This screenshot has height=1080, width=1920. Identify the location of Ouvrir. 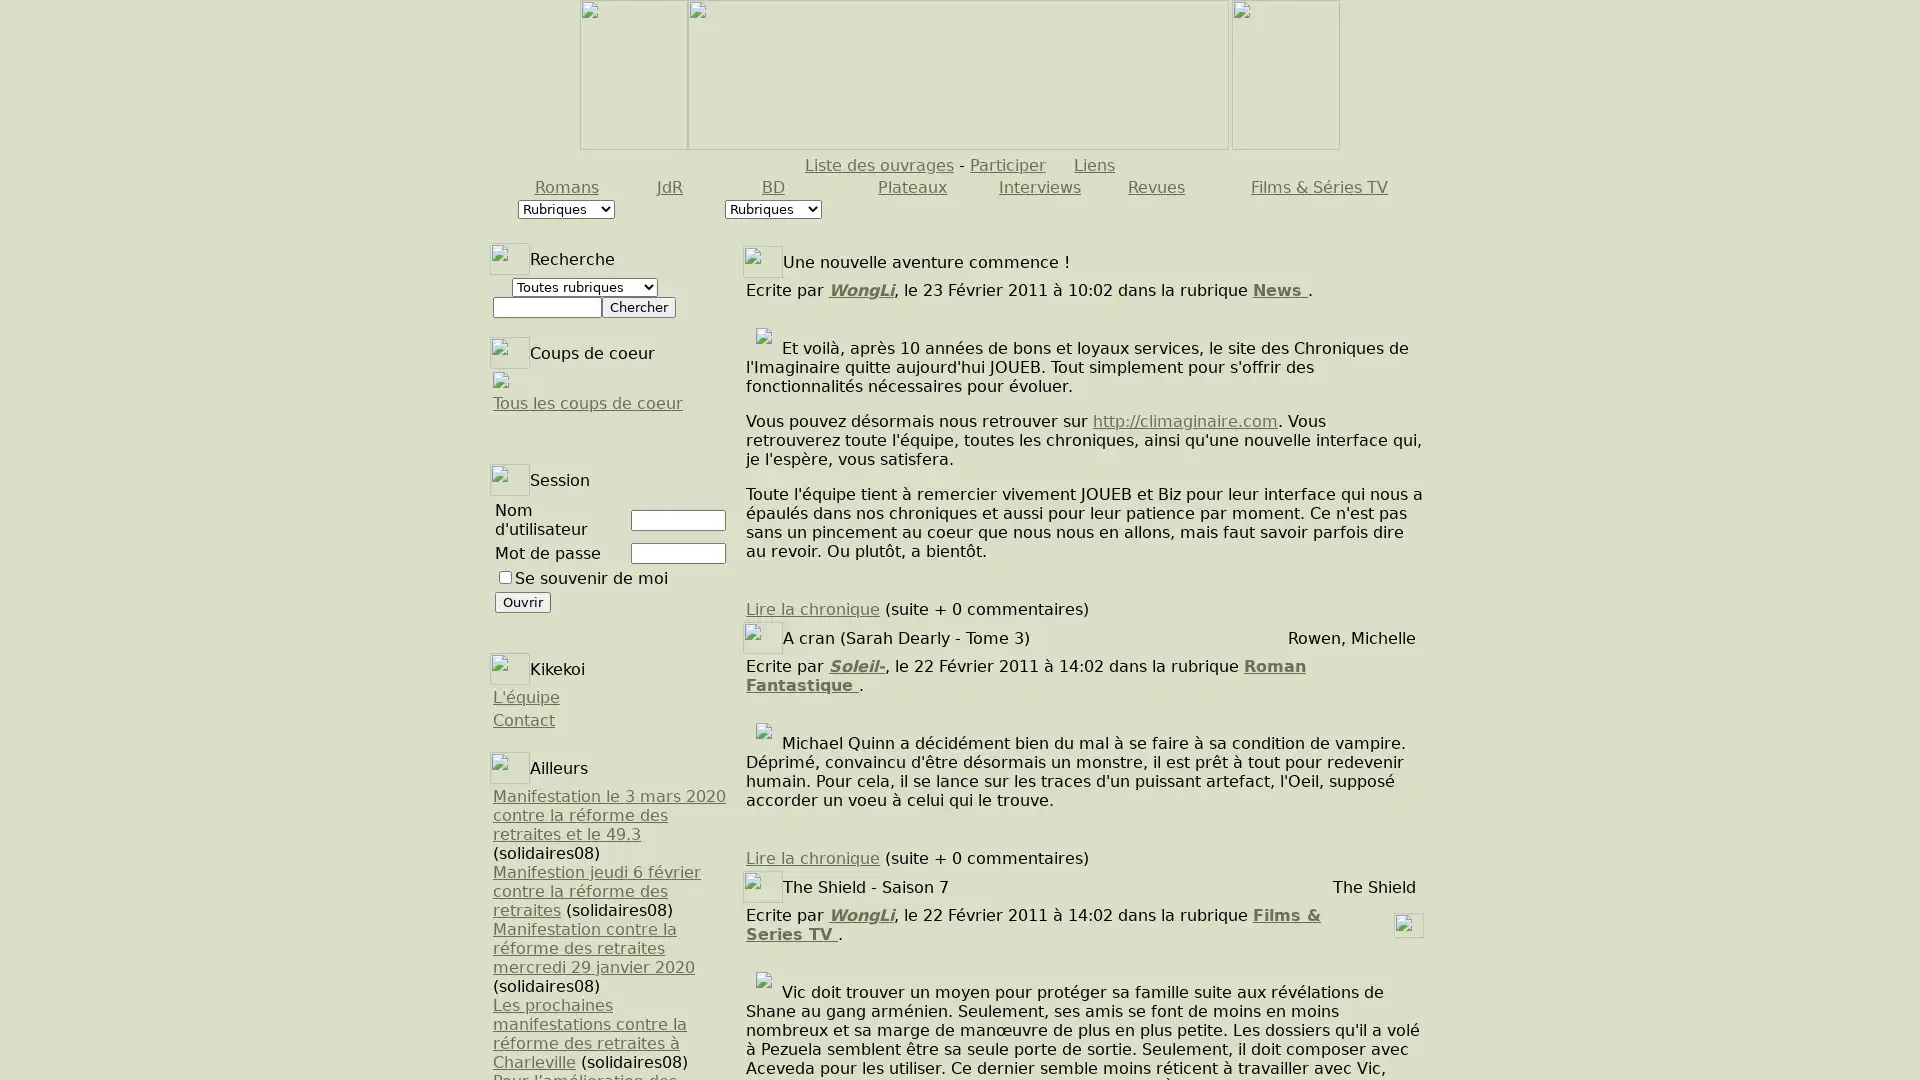
(523, 601).